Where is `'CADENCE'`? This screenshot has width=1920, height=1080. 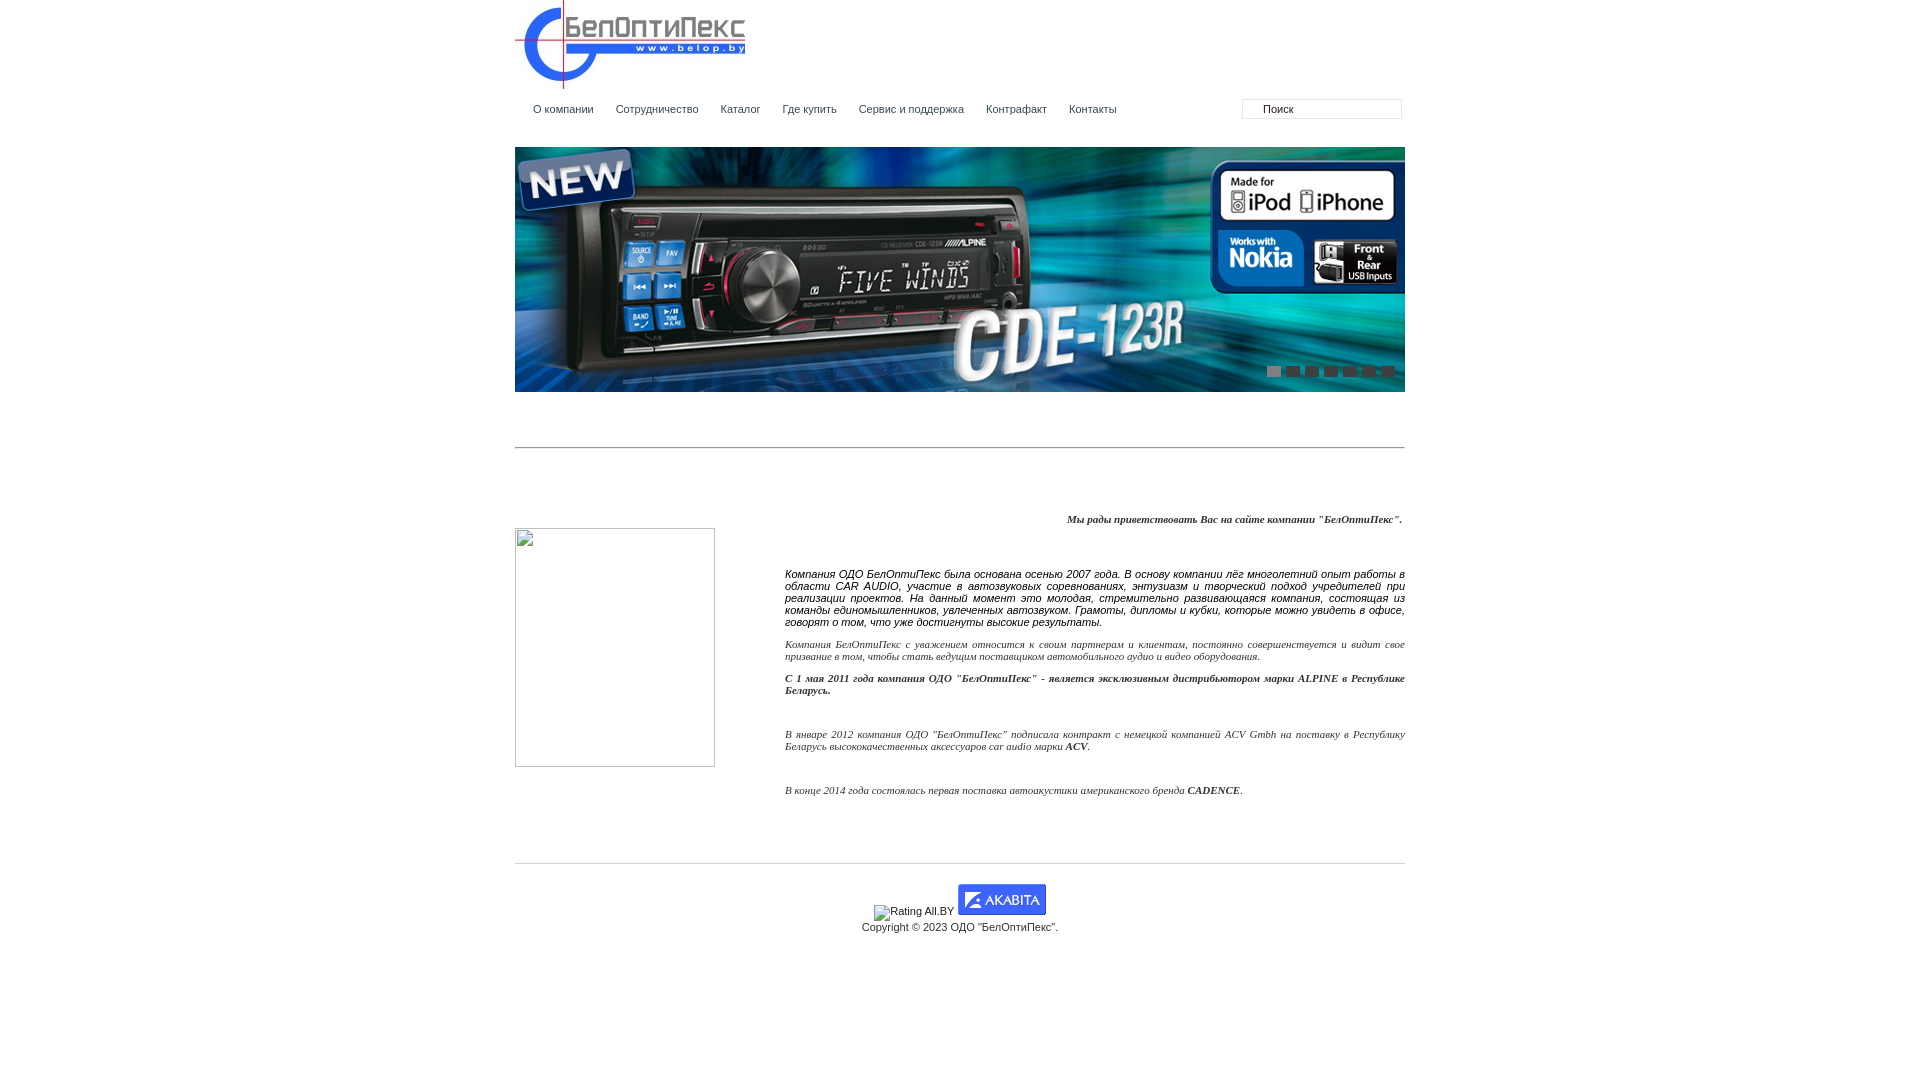 'CADENCE' is located at coordinates (1213, 789).